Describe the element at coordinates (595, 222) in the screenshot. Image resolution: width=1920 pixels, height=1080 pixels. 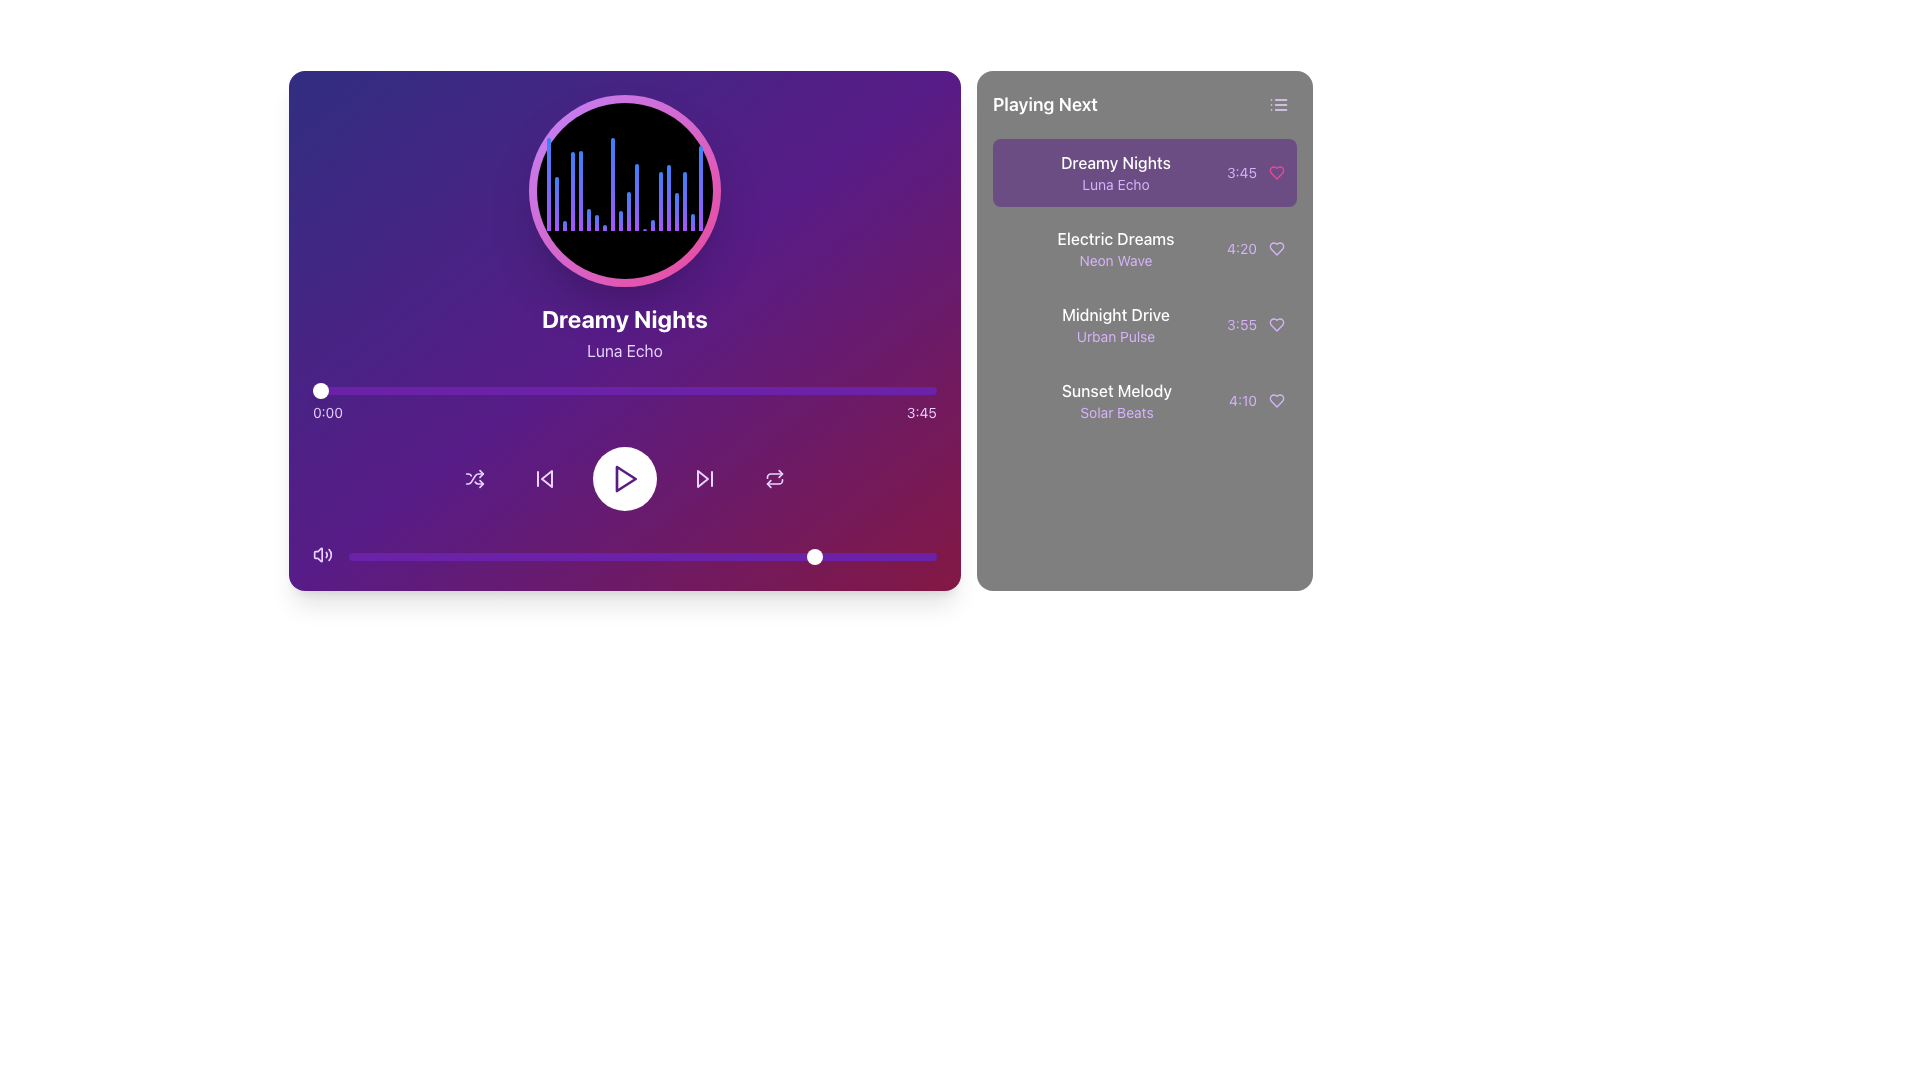
I see `the seventh vertical bar in the histogram or visualizer, which is a thin rectangle with a gradient fill from purple to blue and rounded top corners` at that location.